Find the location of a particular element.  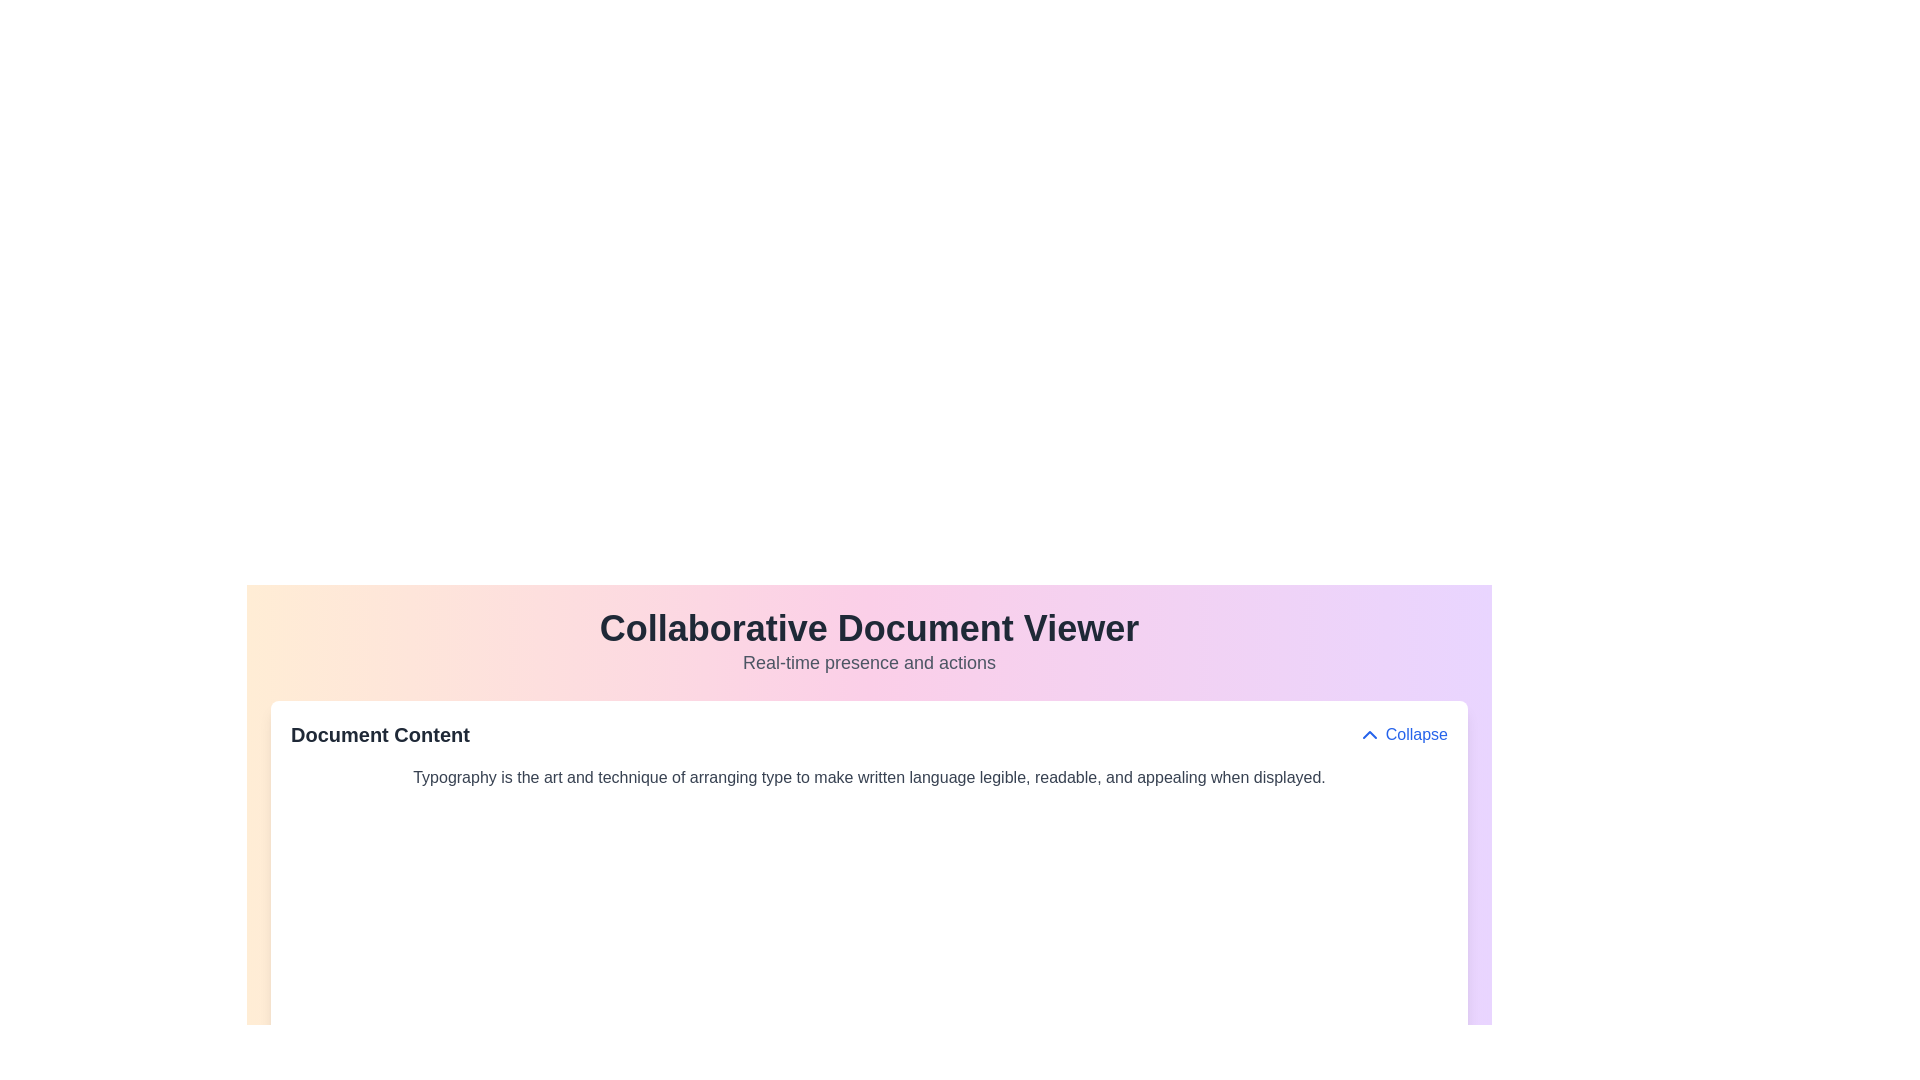

header text content that introduces the context and purpose of the interface, centrally aligned near the top of the visible content area is located at coordinates (869, 643).